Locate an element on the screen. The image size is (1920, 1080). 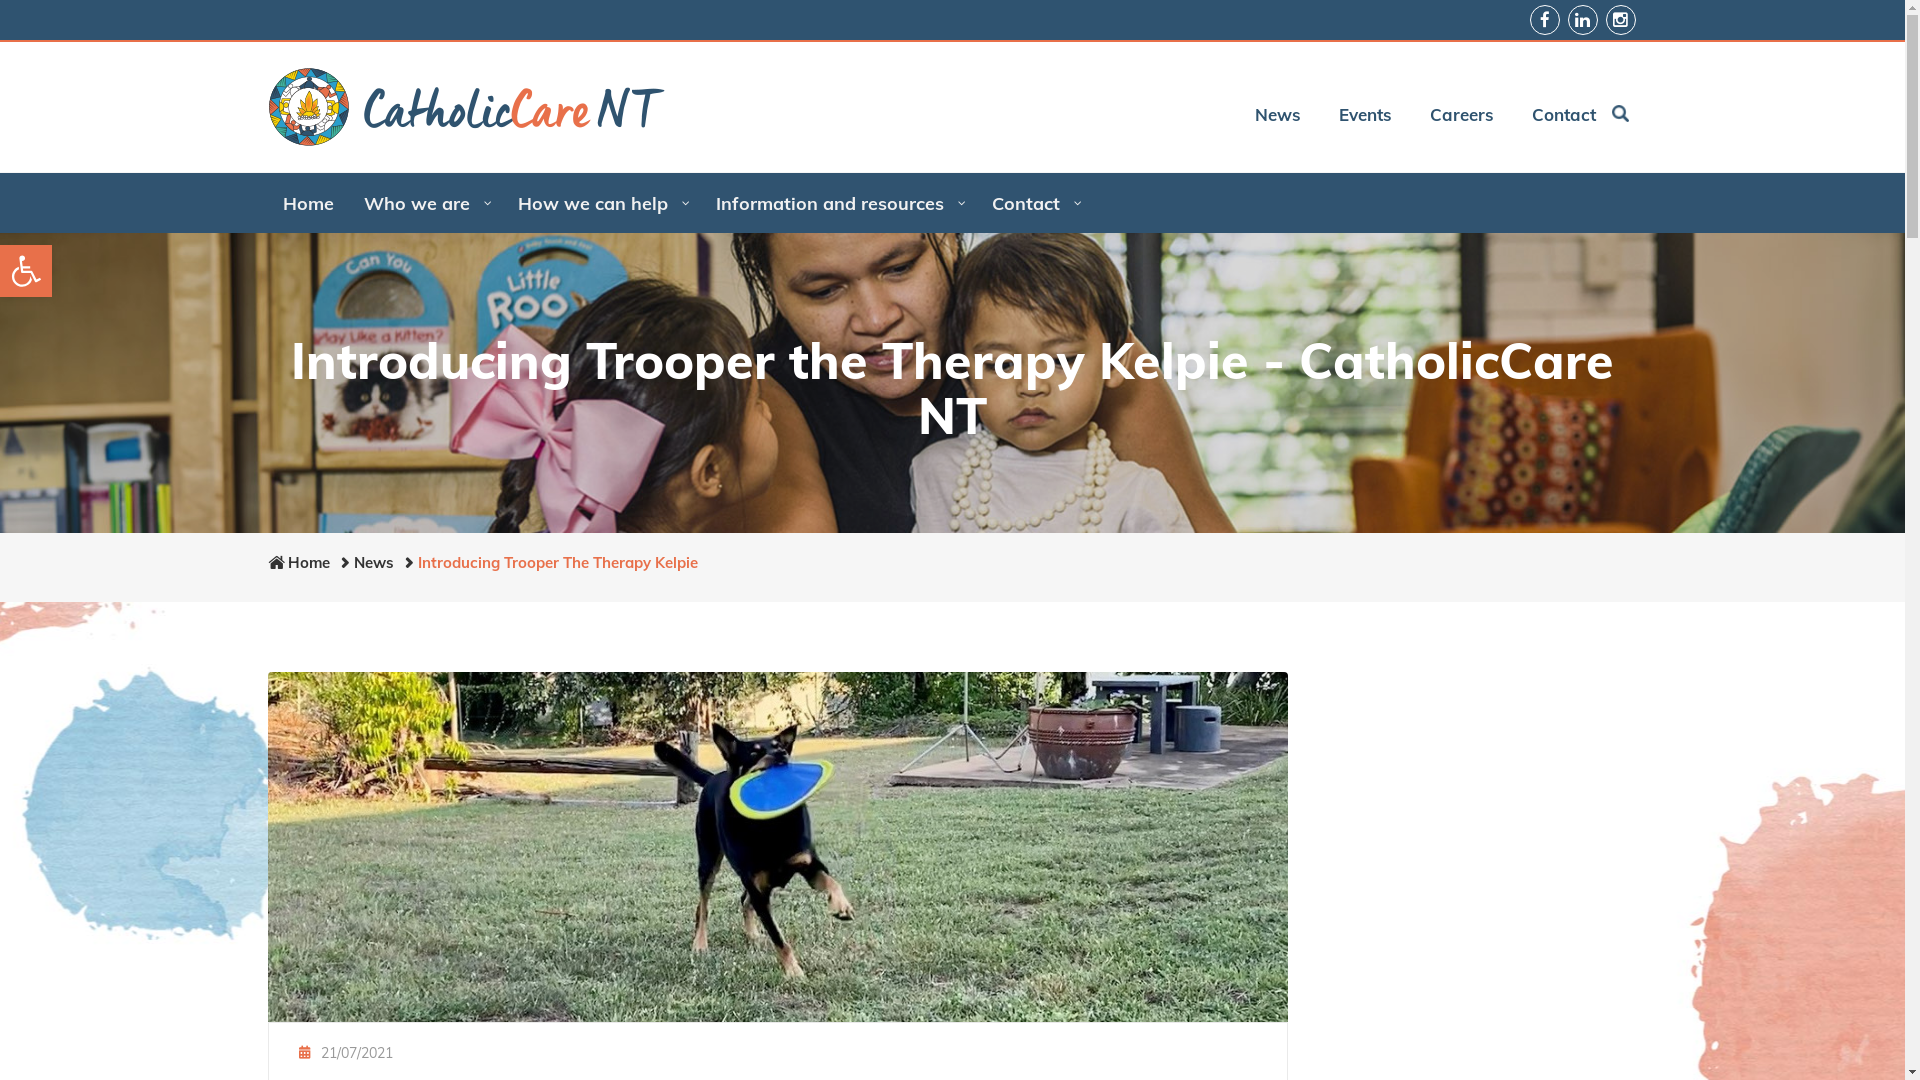
'Open toolbar is located at coordinates (25, 270).